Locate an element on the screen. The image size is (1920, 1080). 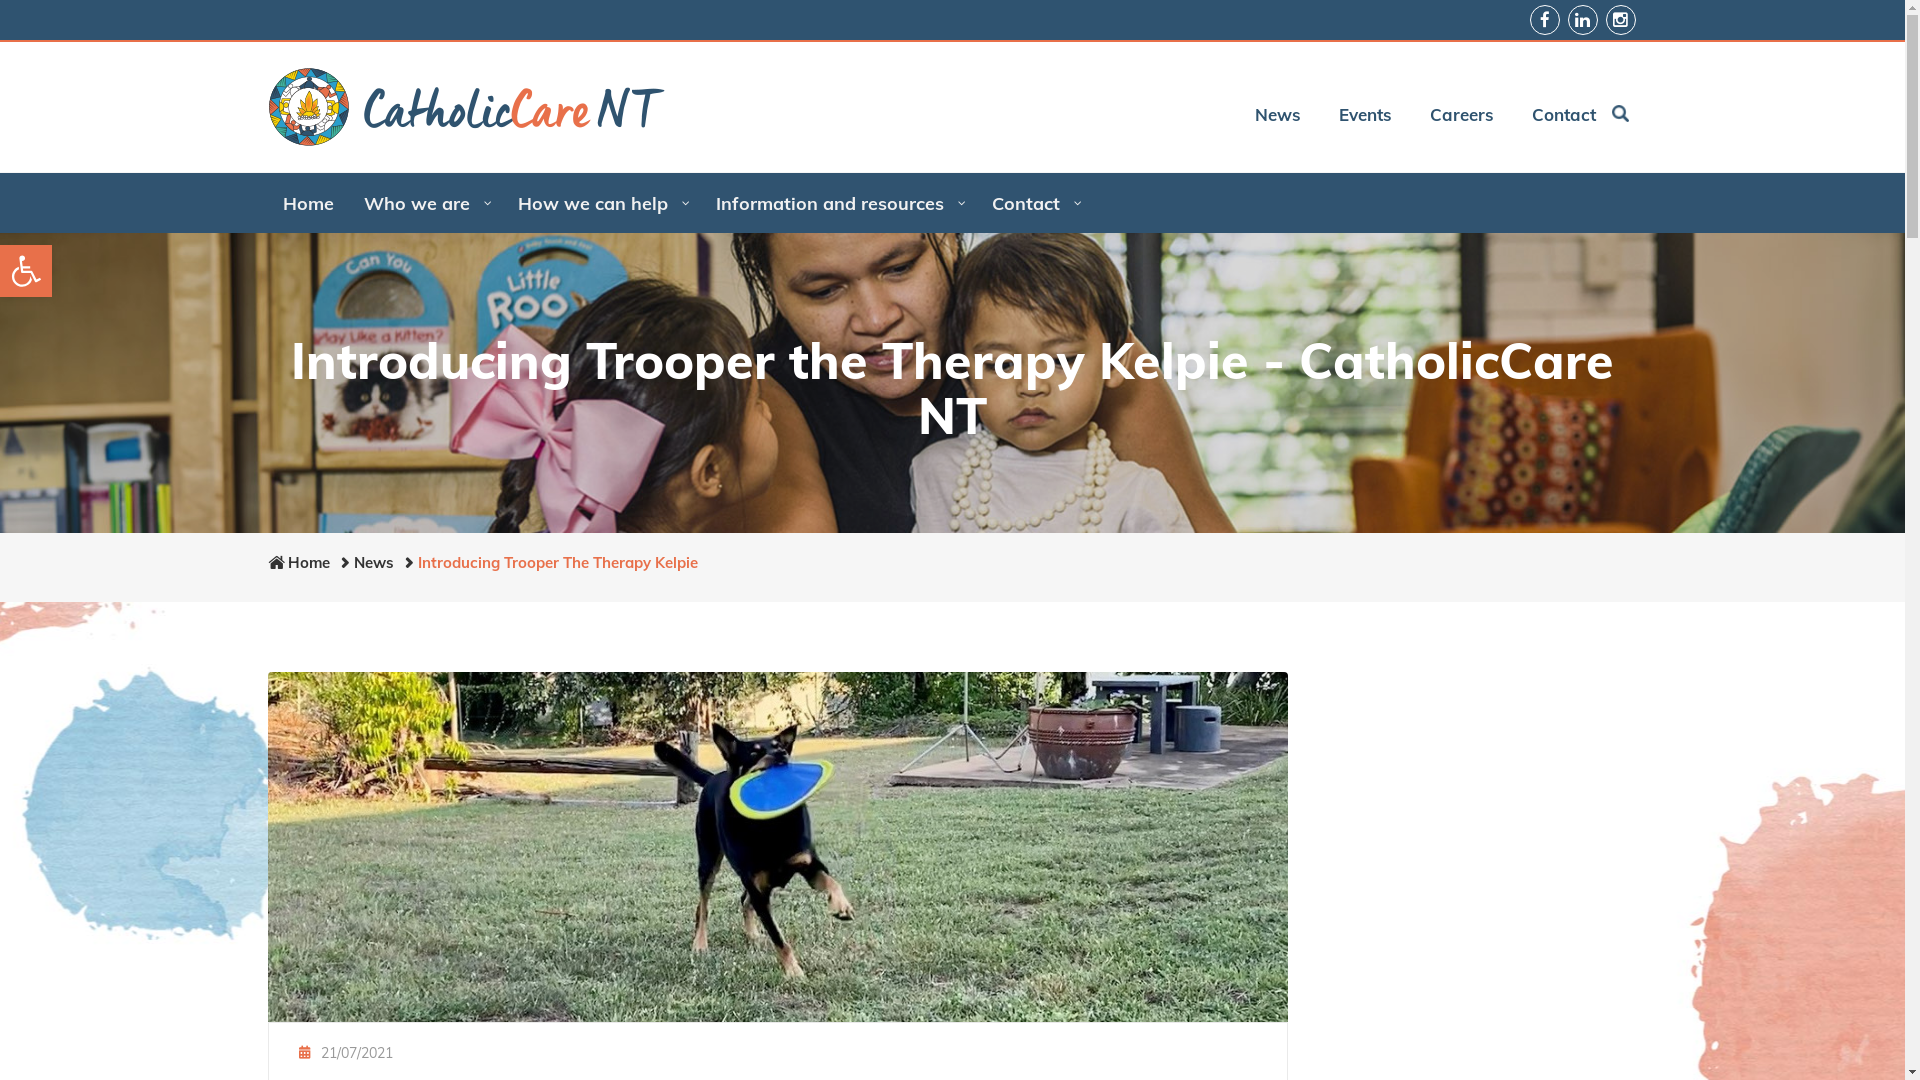
'Open toolbar is located at coordinates (25, 270).